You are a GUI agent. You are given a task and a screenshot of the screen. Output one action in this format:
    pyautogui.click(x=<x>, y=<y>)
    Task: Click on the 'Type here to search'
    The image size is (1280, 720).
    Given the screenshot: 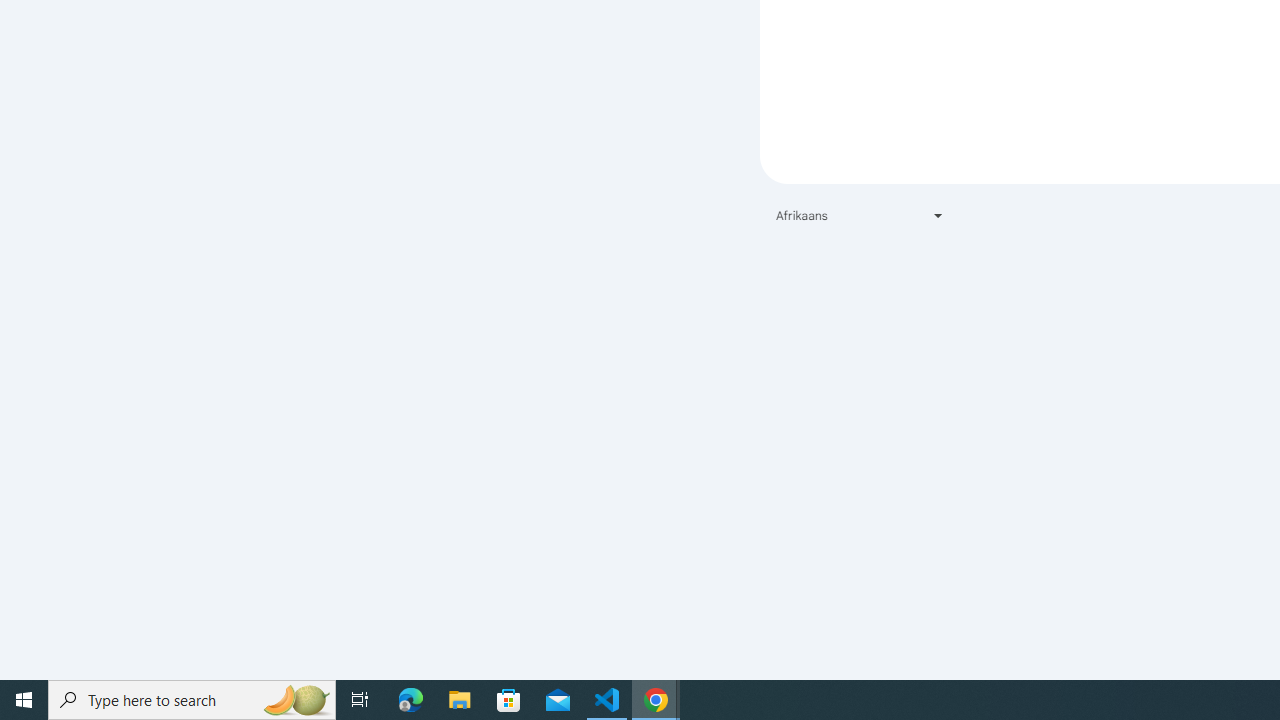 What is the action you would take?
    pyautogui.click(x=192, y=698)
    